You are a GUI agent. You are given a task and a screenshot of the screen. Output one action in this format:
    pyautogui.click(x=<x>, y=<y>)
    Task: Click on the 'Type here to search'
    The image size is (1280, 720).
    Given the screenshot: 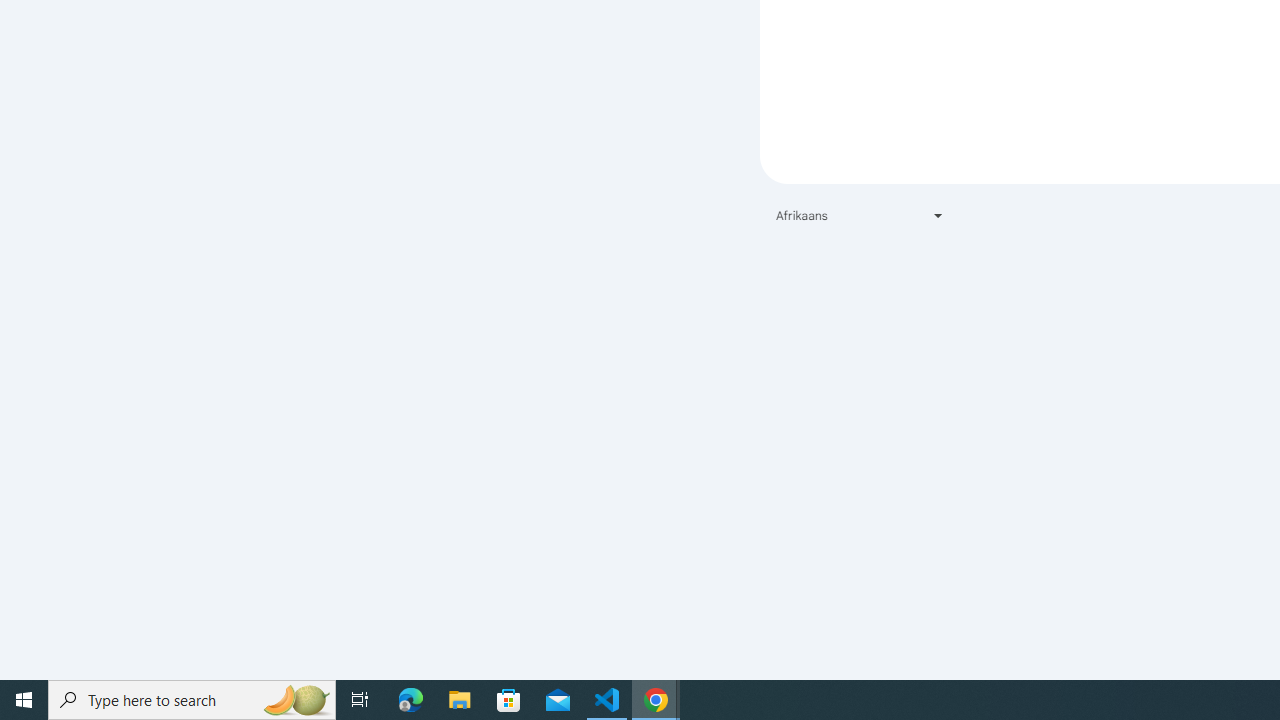 What is the action you would take?
    pyautogui.click(x=192, y=698)
    